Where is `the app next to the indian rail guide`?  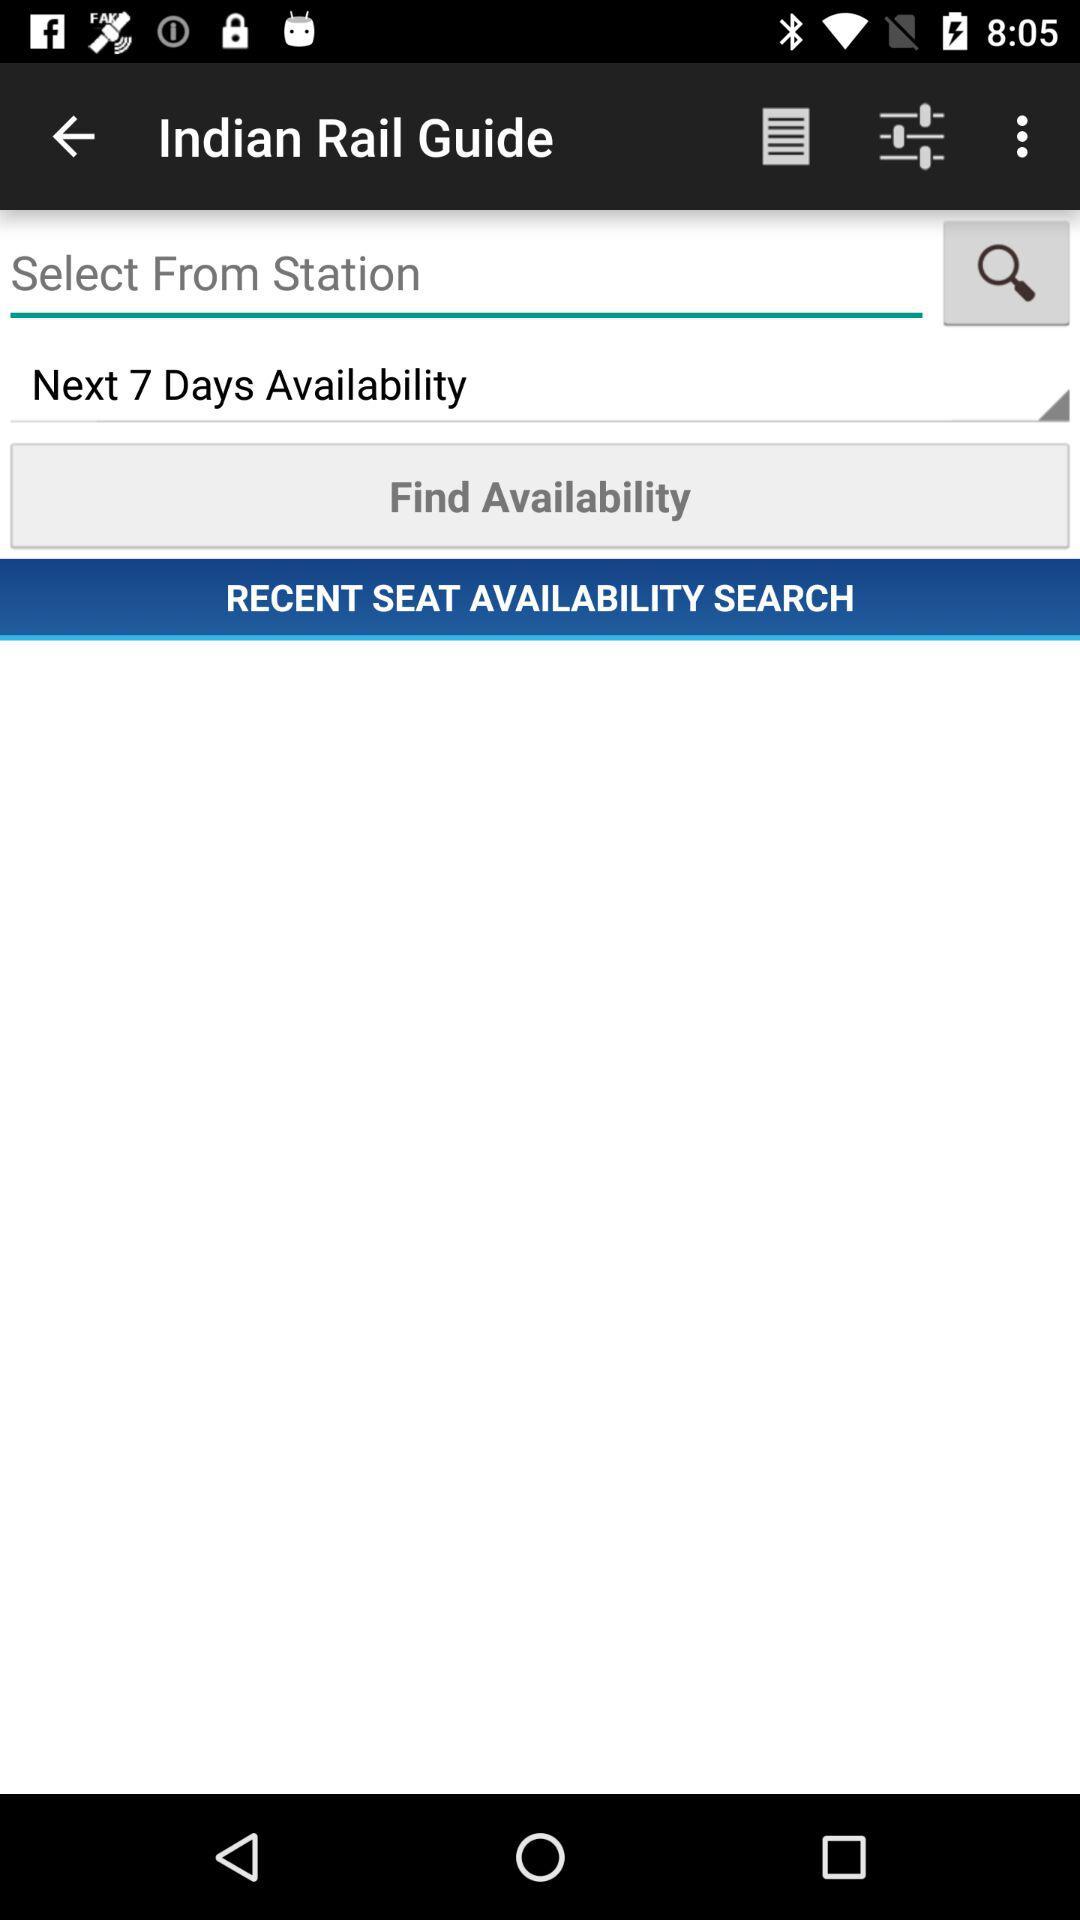 the app next to the indian rail guide is located at coordinates (785, 135).